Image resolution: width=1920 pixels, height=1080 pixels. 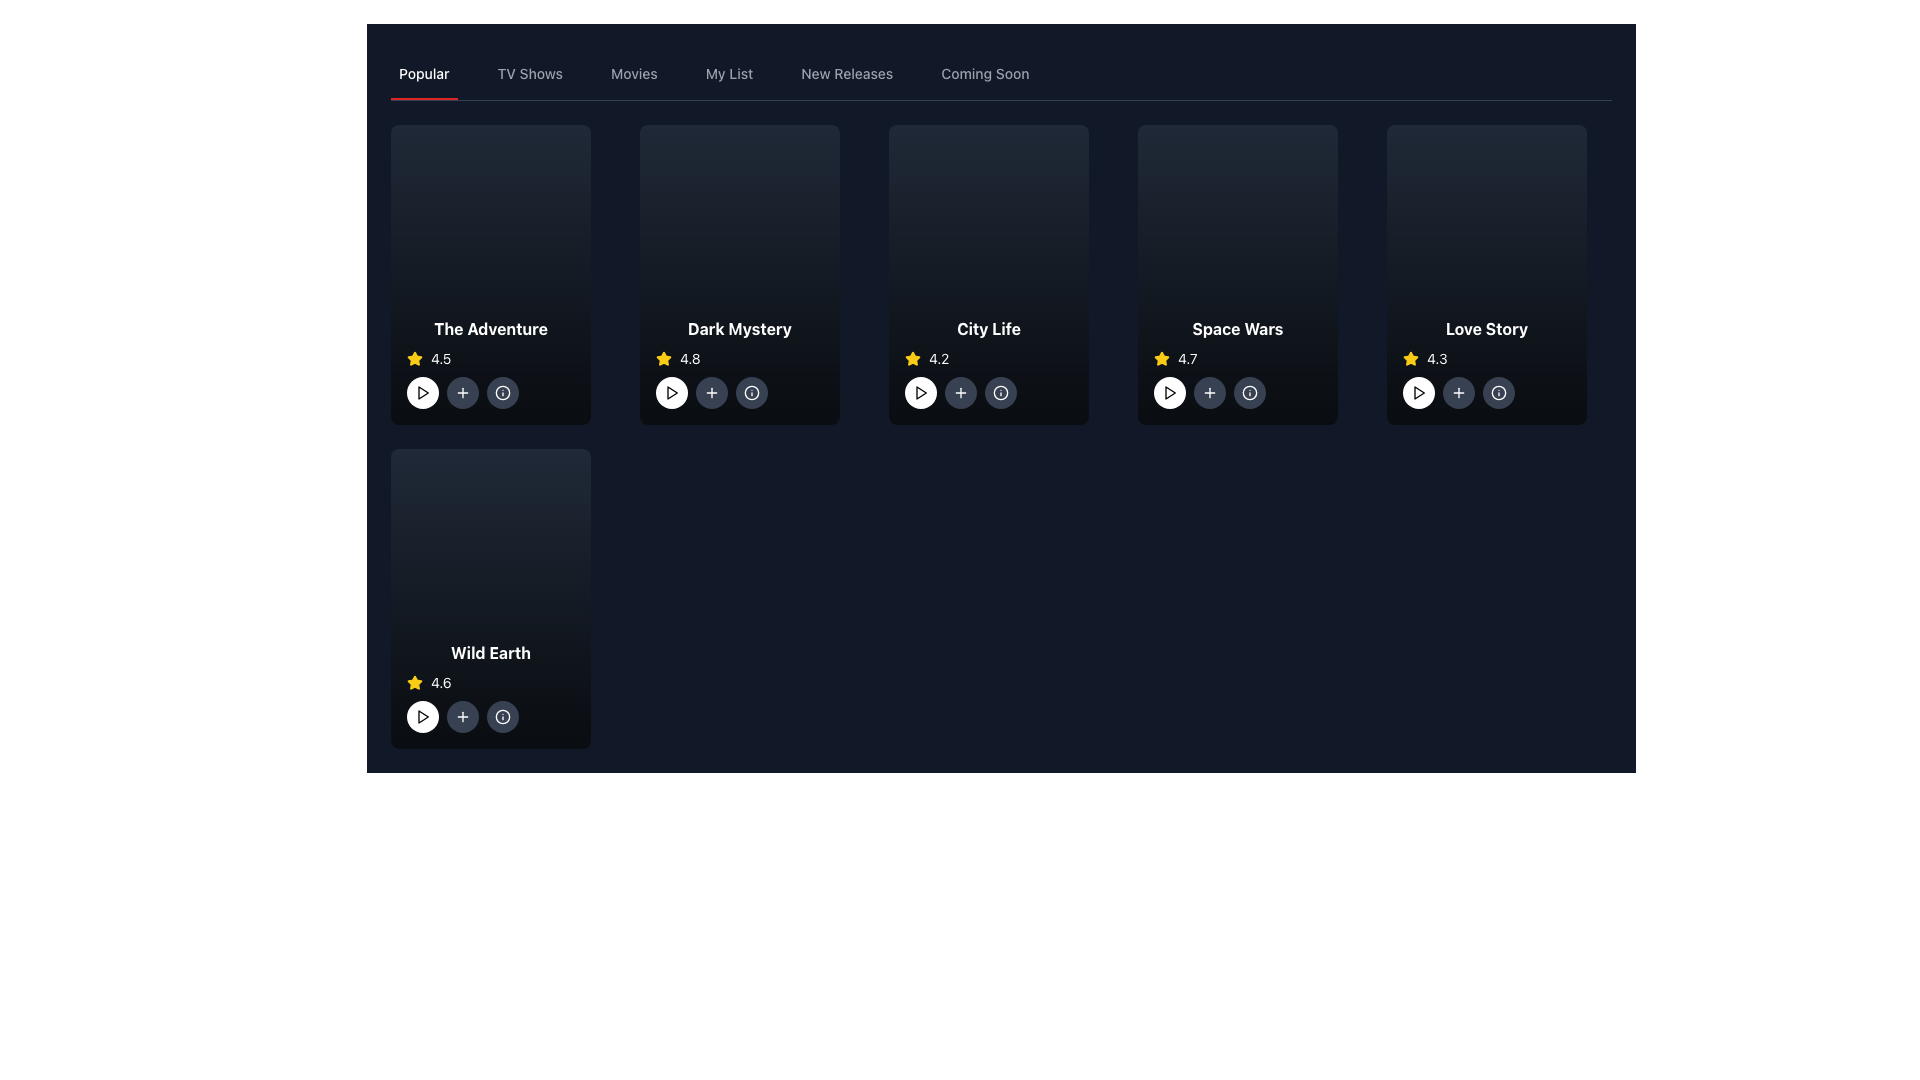 I want to click on the Text label that serves as the title of the media item in the third card of the UI, so click(x=988, y=327).